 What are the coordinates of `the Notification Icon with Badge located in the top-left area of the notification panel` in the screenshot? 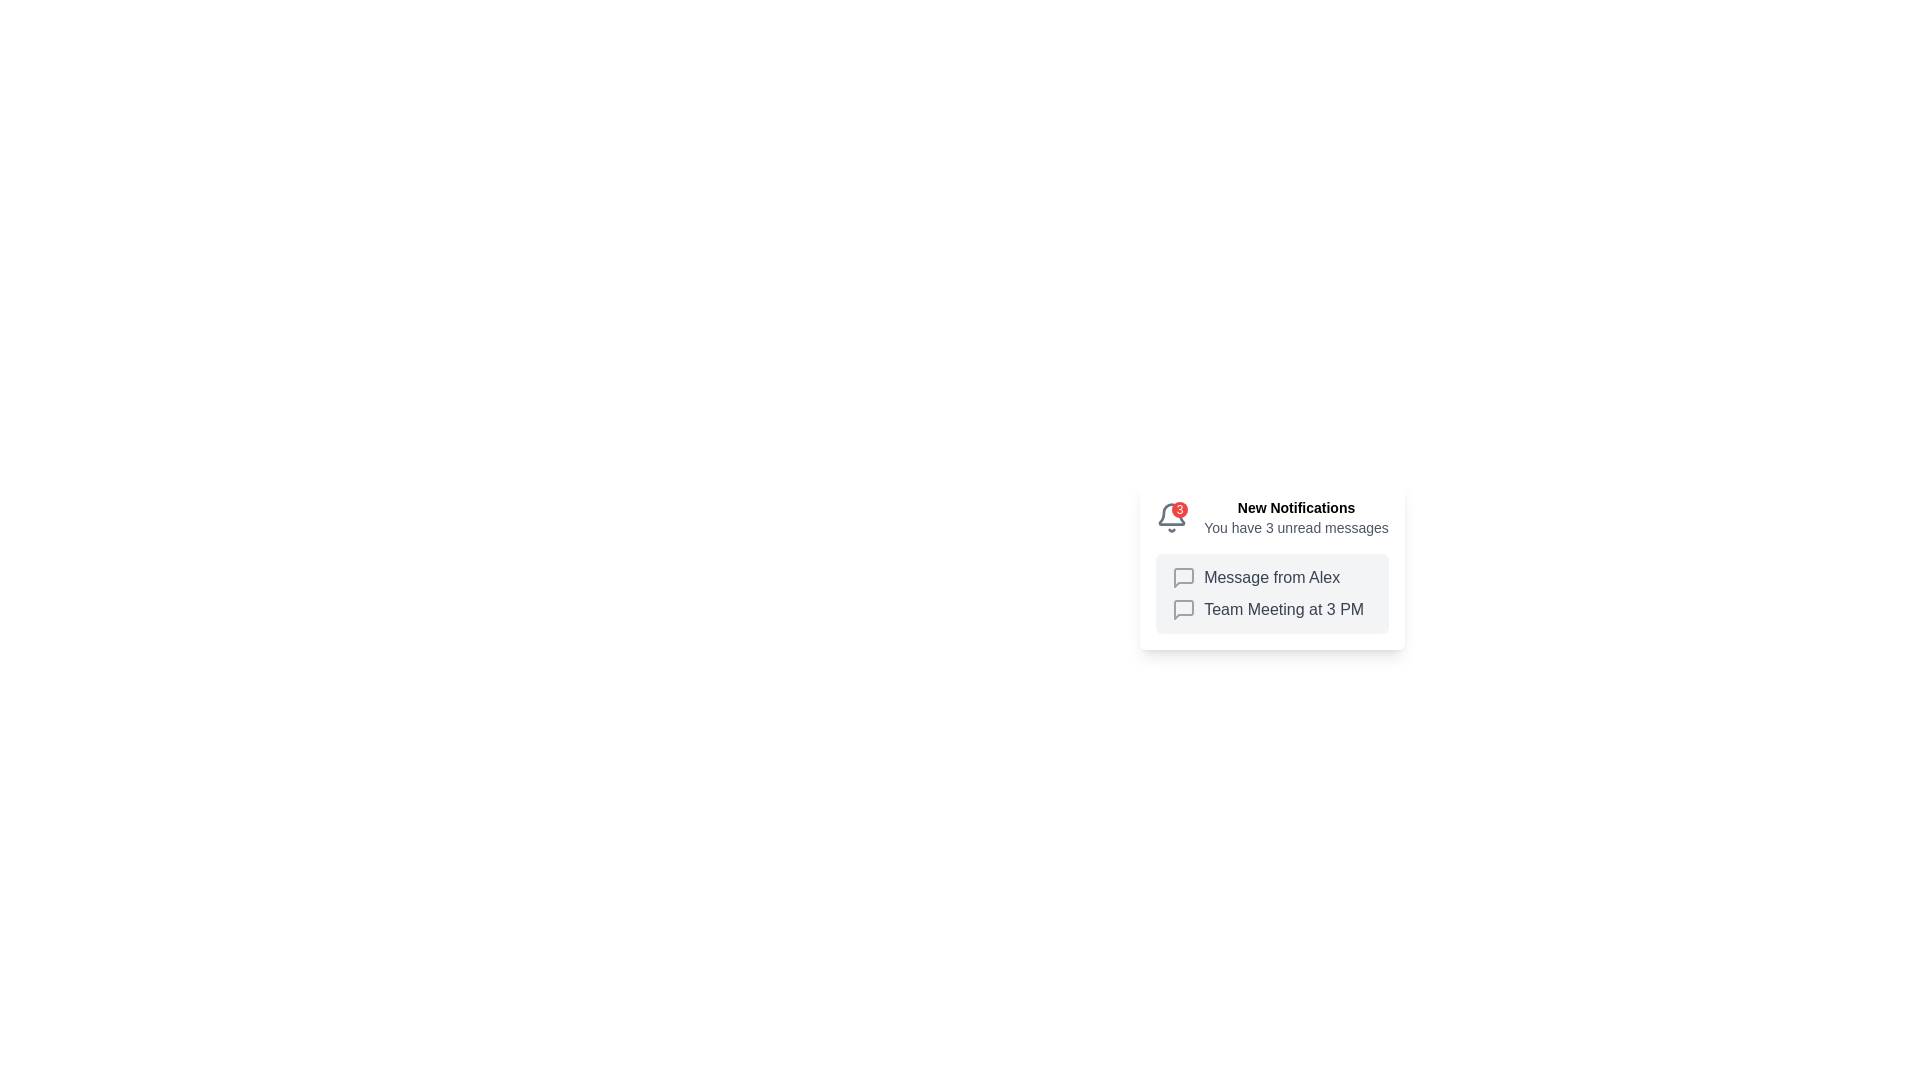 It's located at (1171, 516).